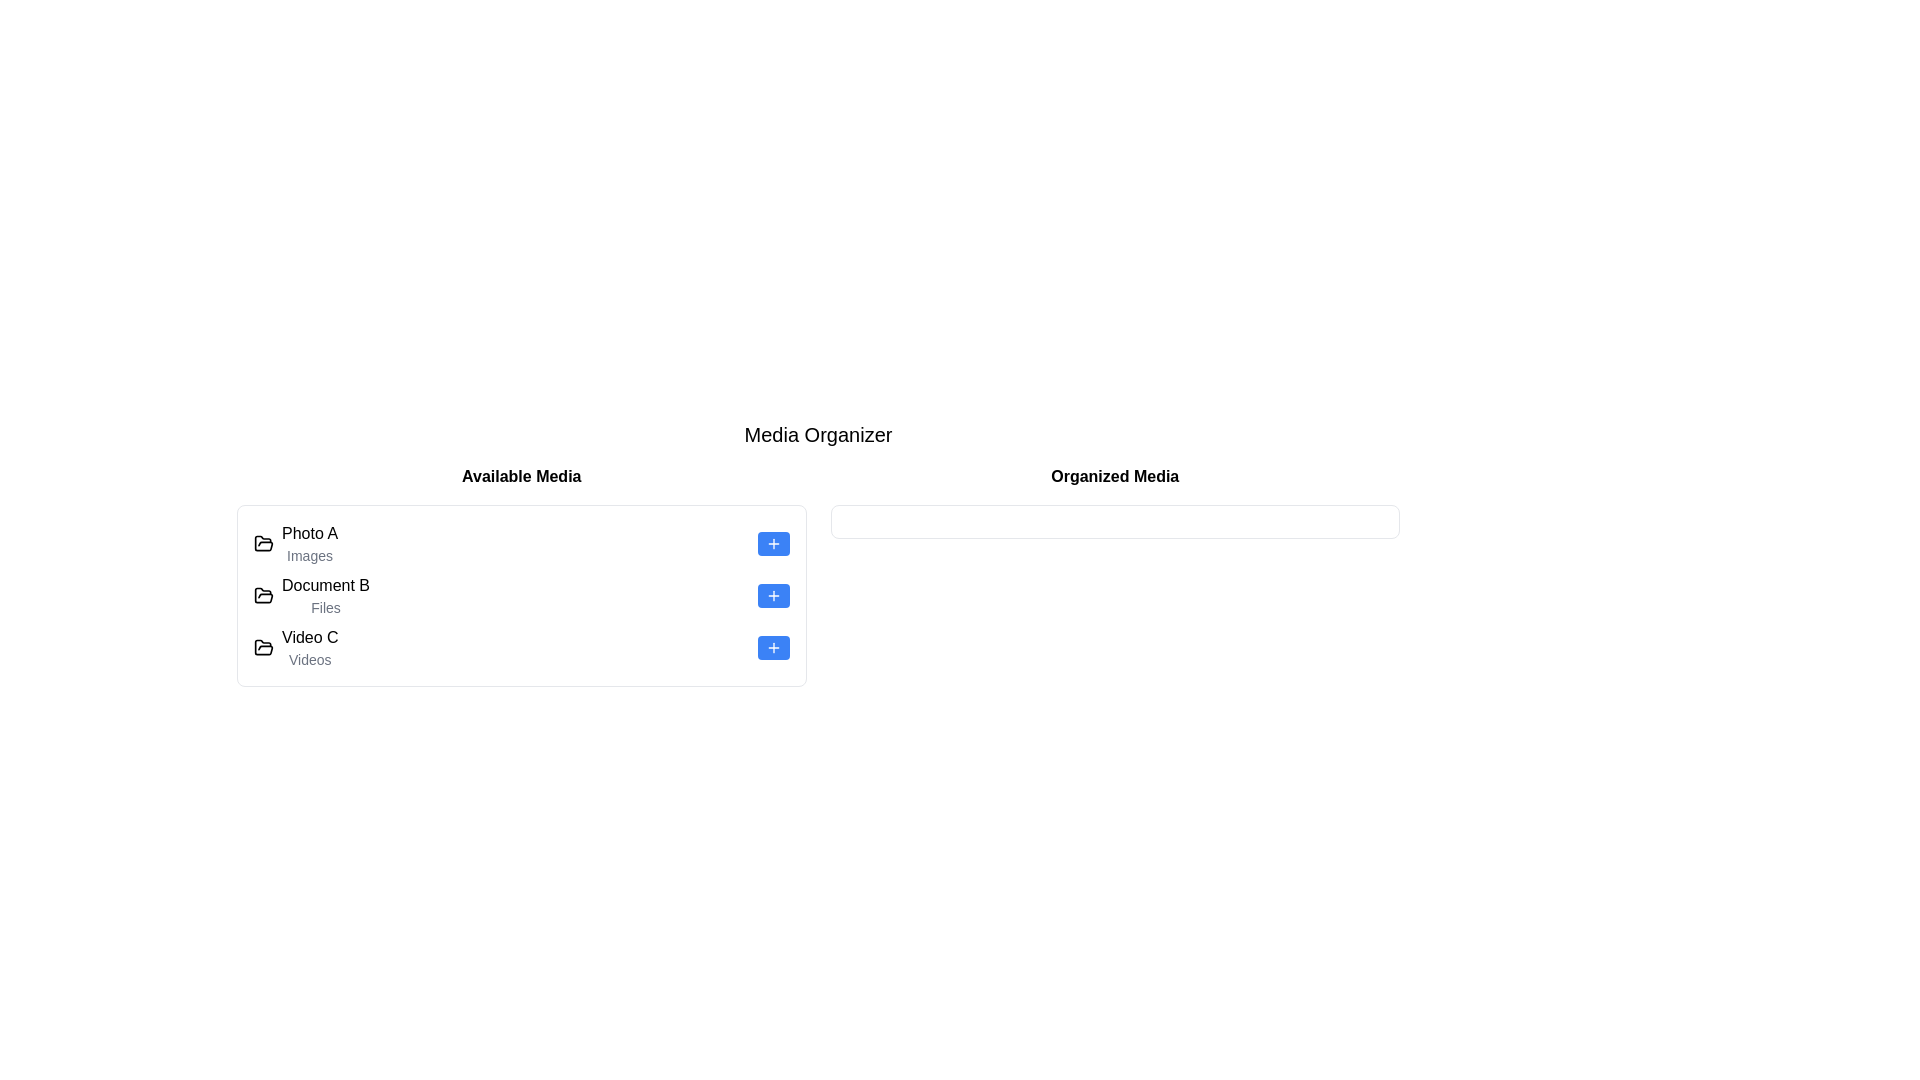 Image resolution: width=1920 pixels, height=1080 pixels. I want to click on the Folder item labeled 'Video C' in the 'Available Media' section, so click(295, 648).